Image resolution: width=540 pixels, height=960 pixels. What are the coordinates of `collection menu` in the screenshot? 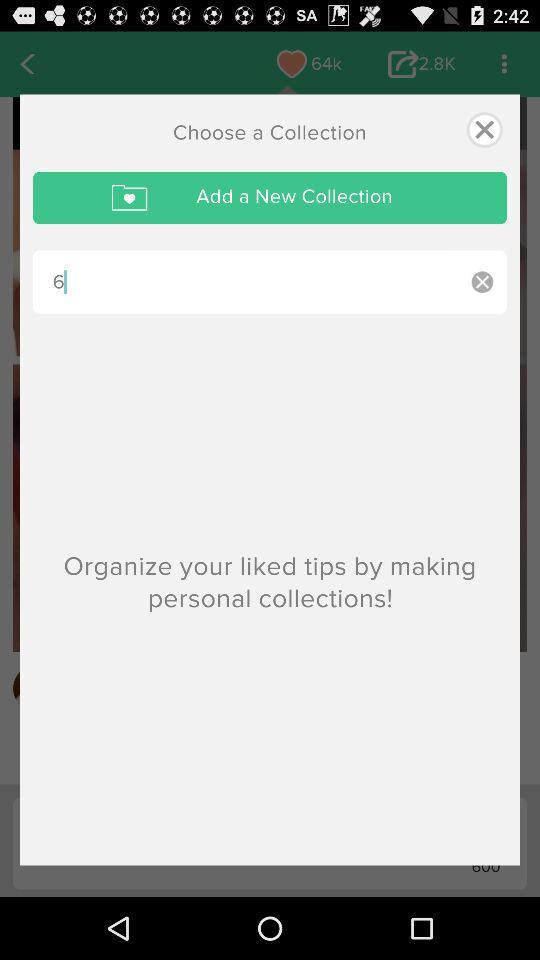 It's located at (483, 128).